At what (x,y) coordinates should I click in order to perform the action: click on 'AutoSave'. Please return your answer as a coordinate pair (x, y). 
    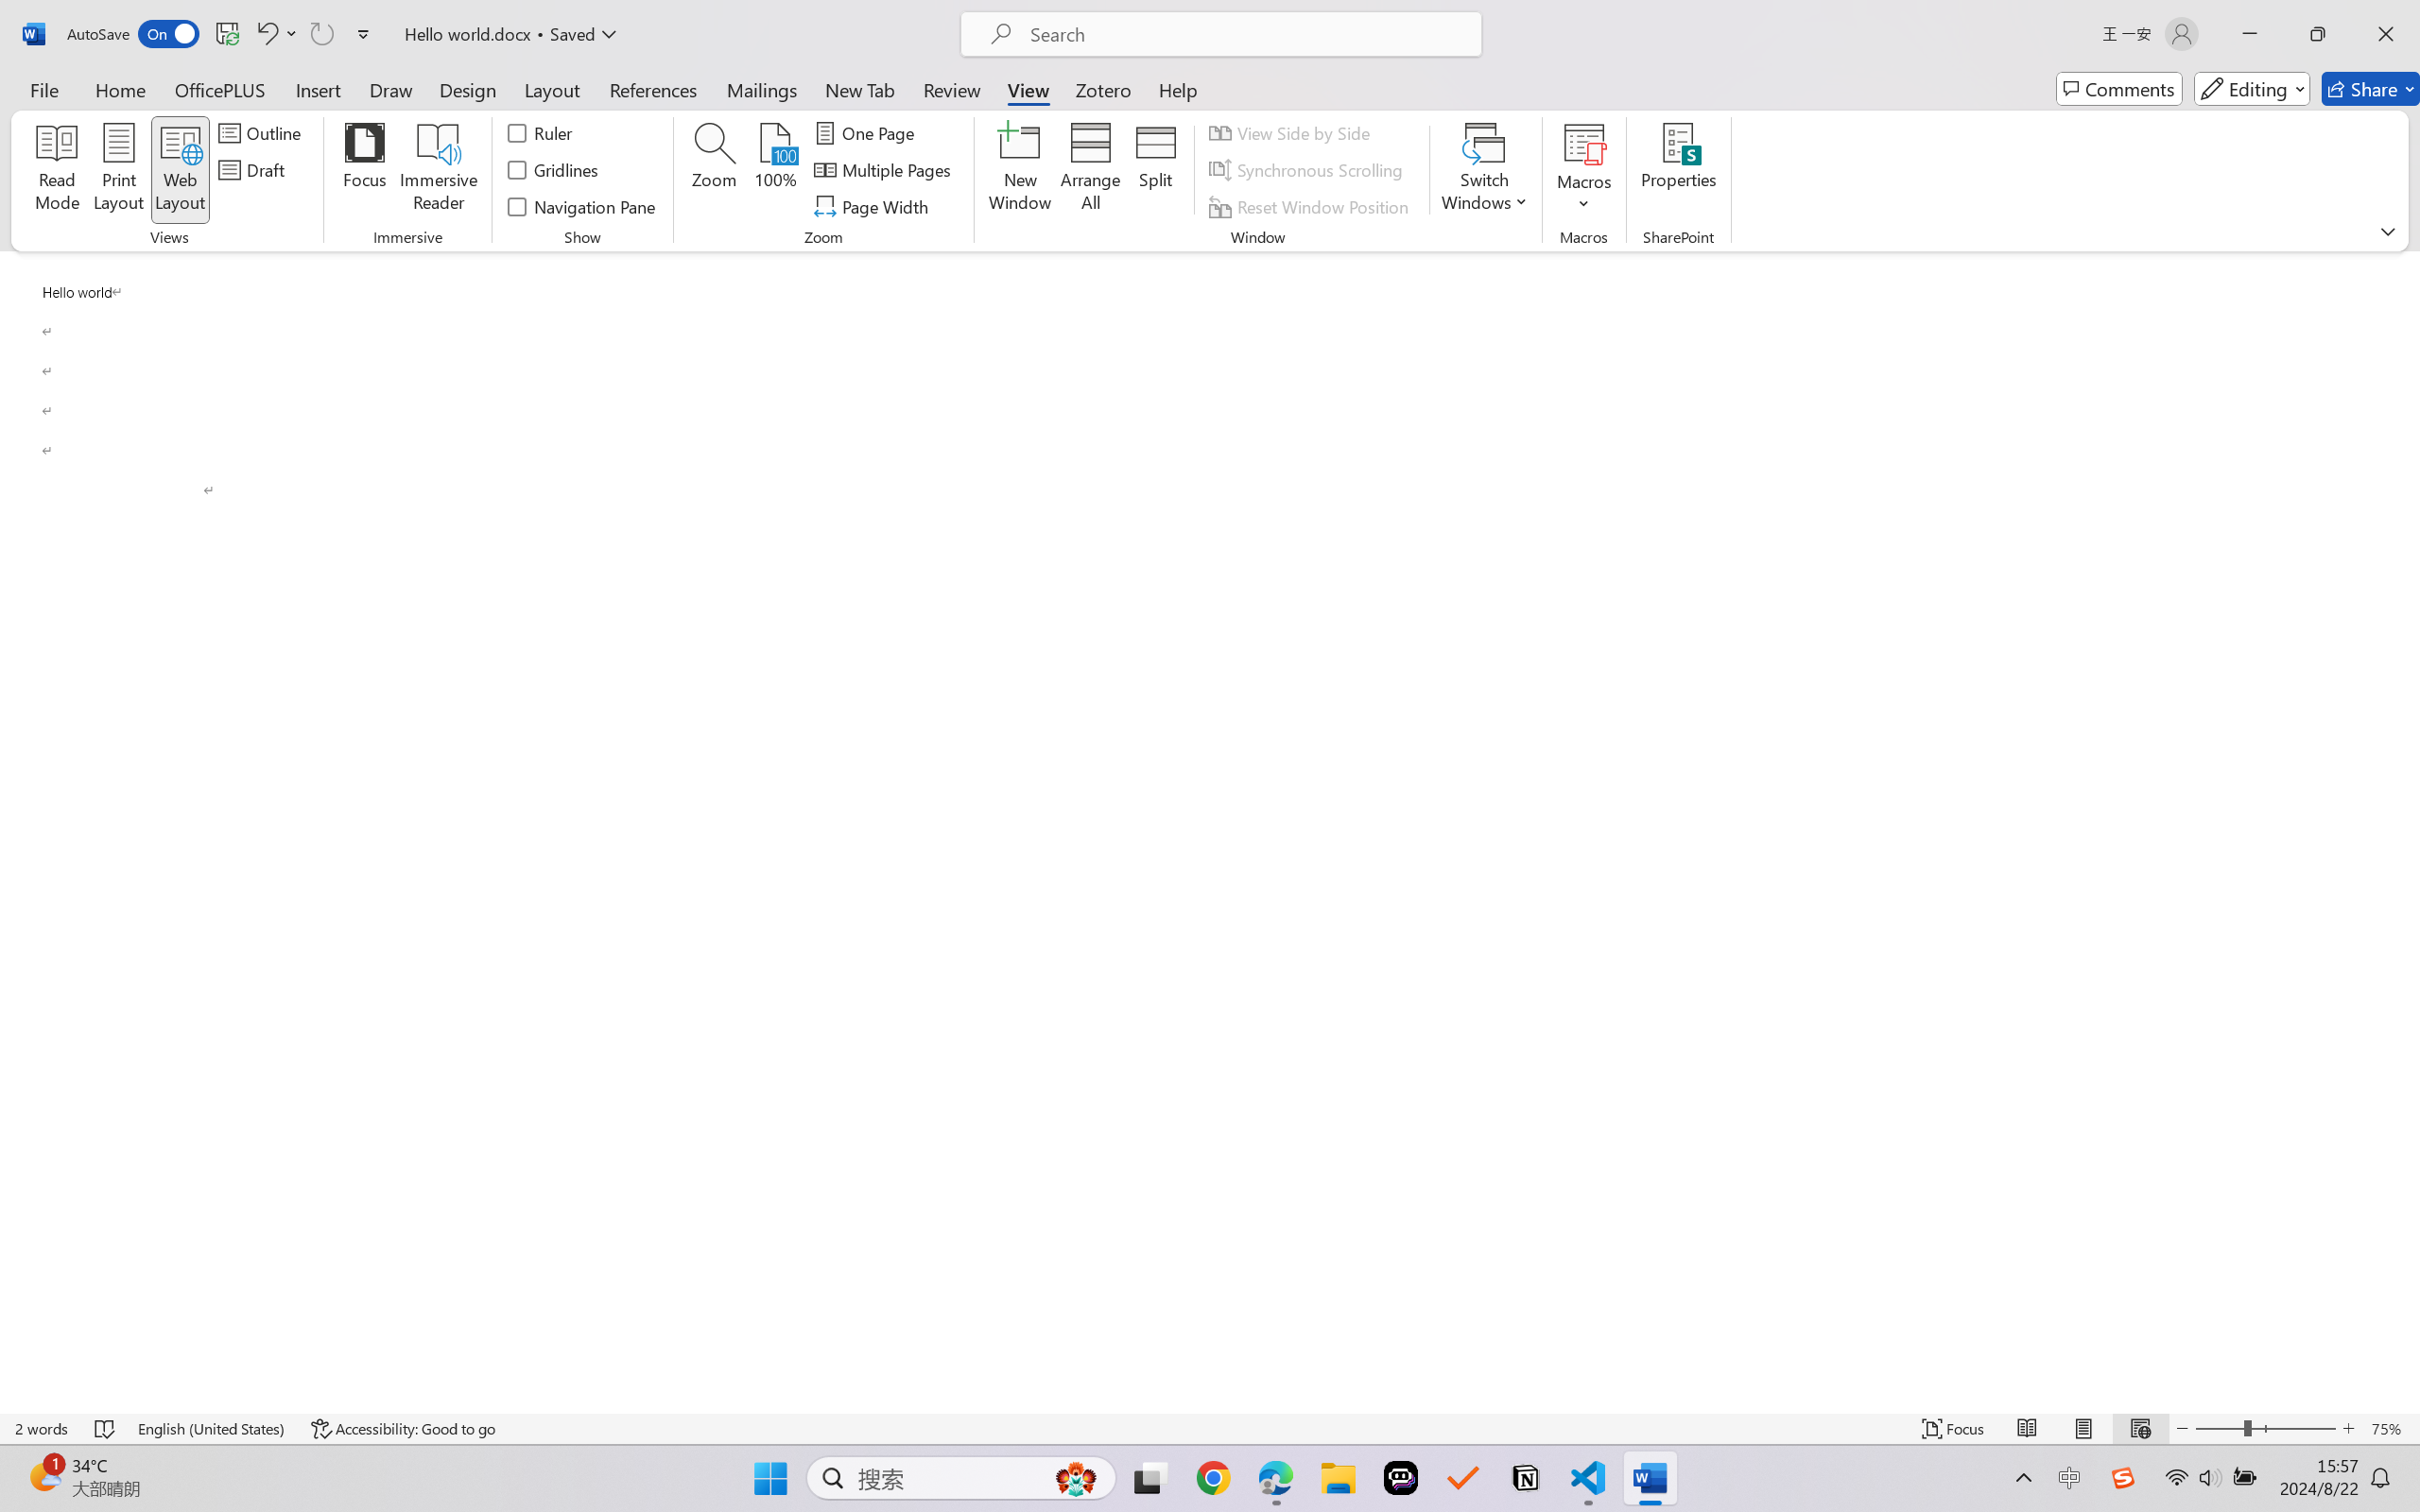
    Looking at the image, I should click on (133, 33).